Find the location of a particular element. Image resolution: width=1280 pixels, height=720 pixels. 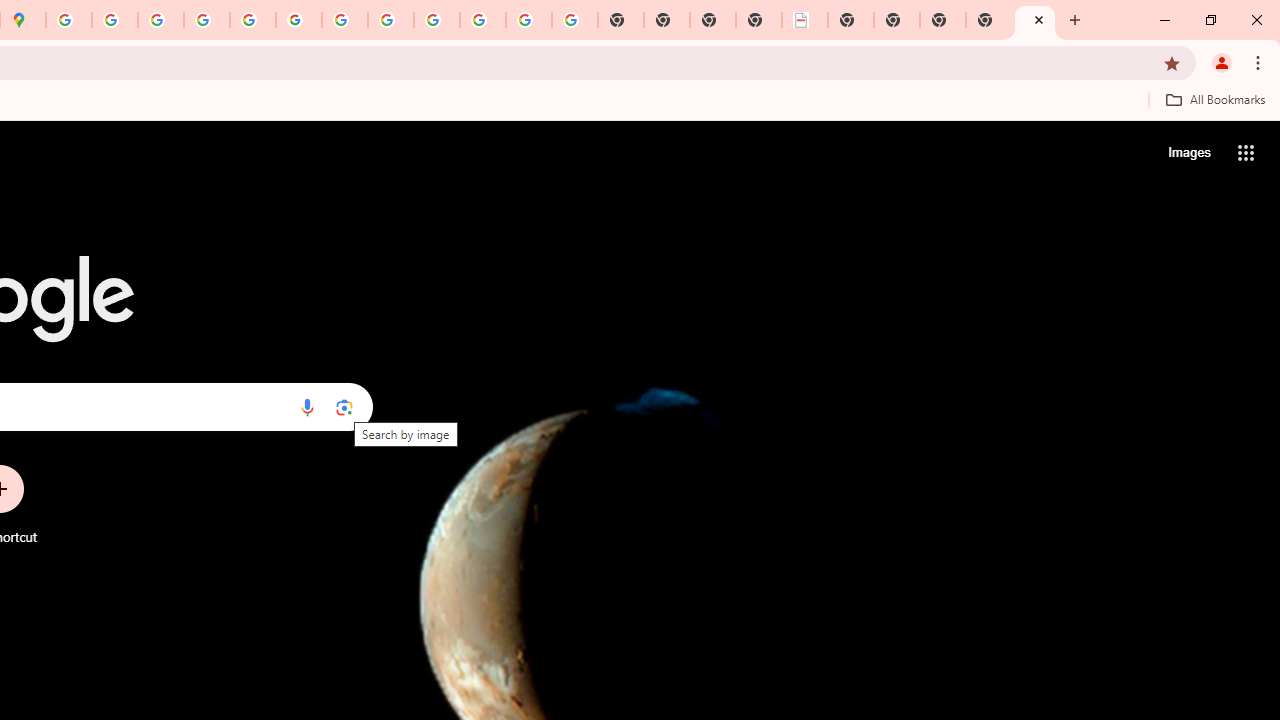

'Privacy Help Center - Policies Help' is located at coordinates (207, 20).